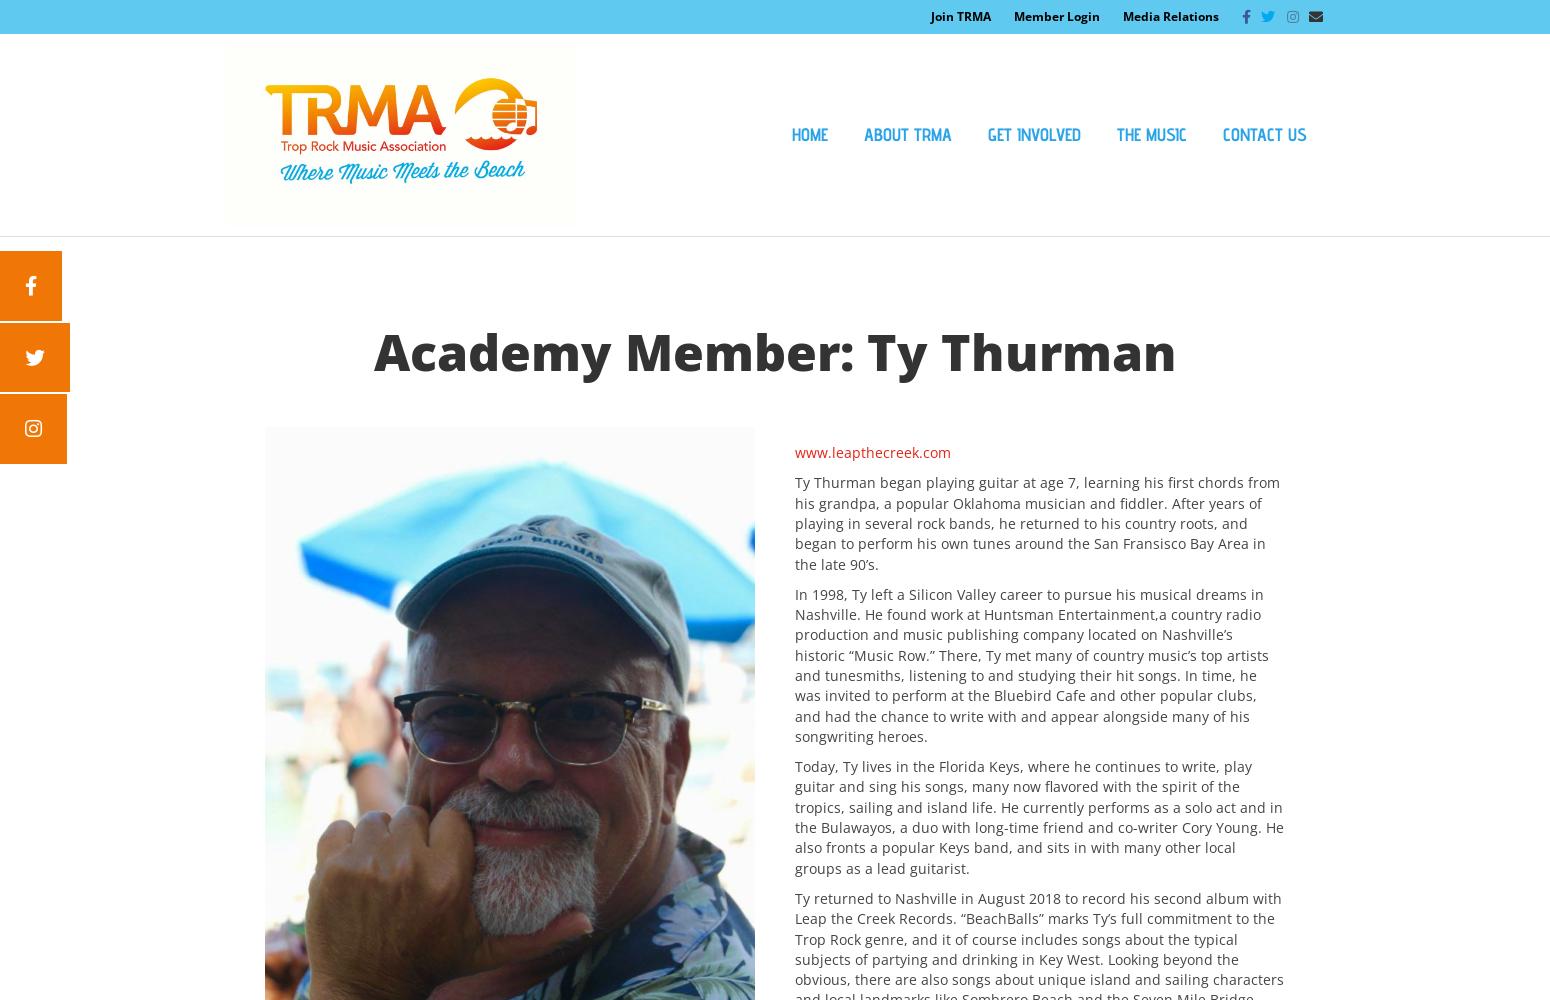 The width and height of the screenshot is (1550, 1000). Describe the element at coordinates (1039, 816) in the screenshot. I see `'Today, Ty lives in the Florida Keys, where he continues to write, play guitar and sing his songs, many now flavored with the spirit of the tropics, sailing and island life.  He currently performs as a solo act and in the Bulawayos, a duo with long-time friend and co-writer Cory Young.  He also fronts a popular Keys band, and sits in with many other local groups as a lead guitarist.'` at that location.